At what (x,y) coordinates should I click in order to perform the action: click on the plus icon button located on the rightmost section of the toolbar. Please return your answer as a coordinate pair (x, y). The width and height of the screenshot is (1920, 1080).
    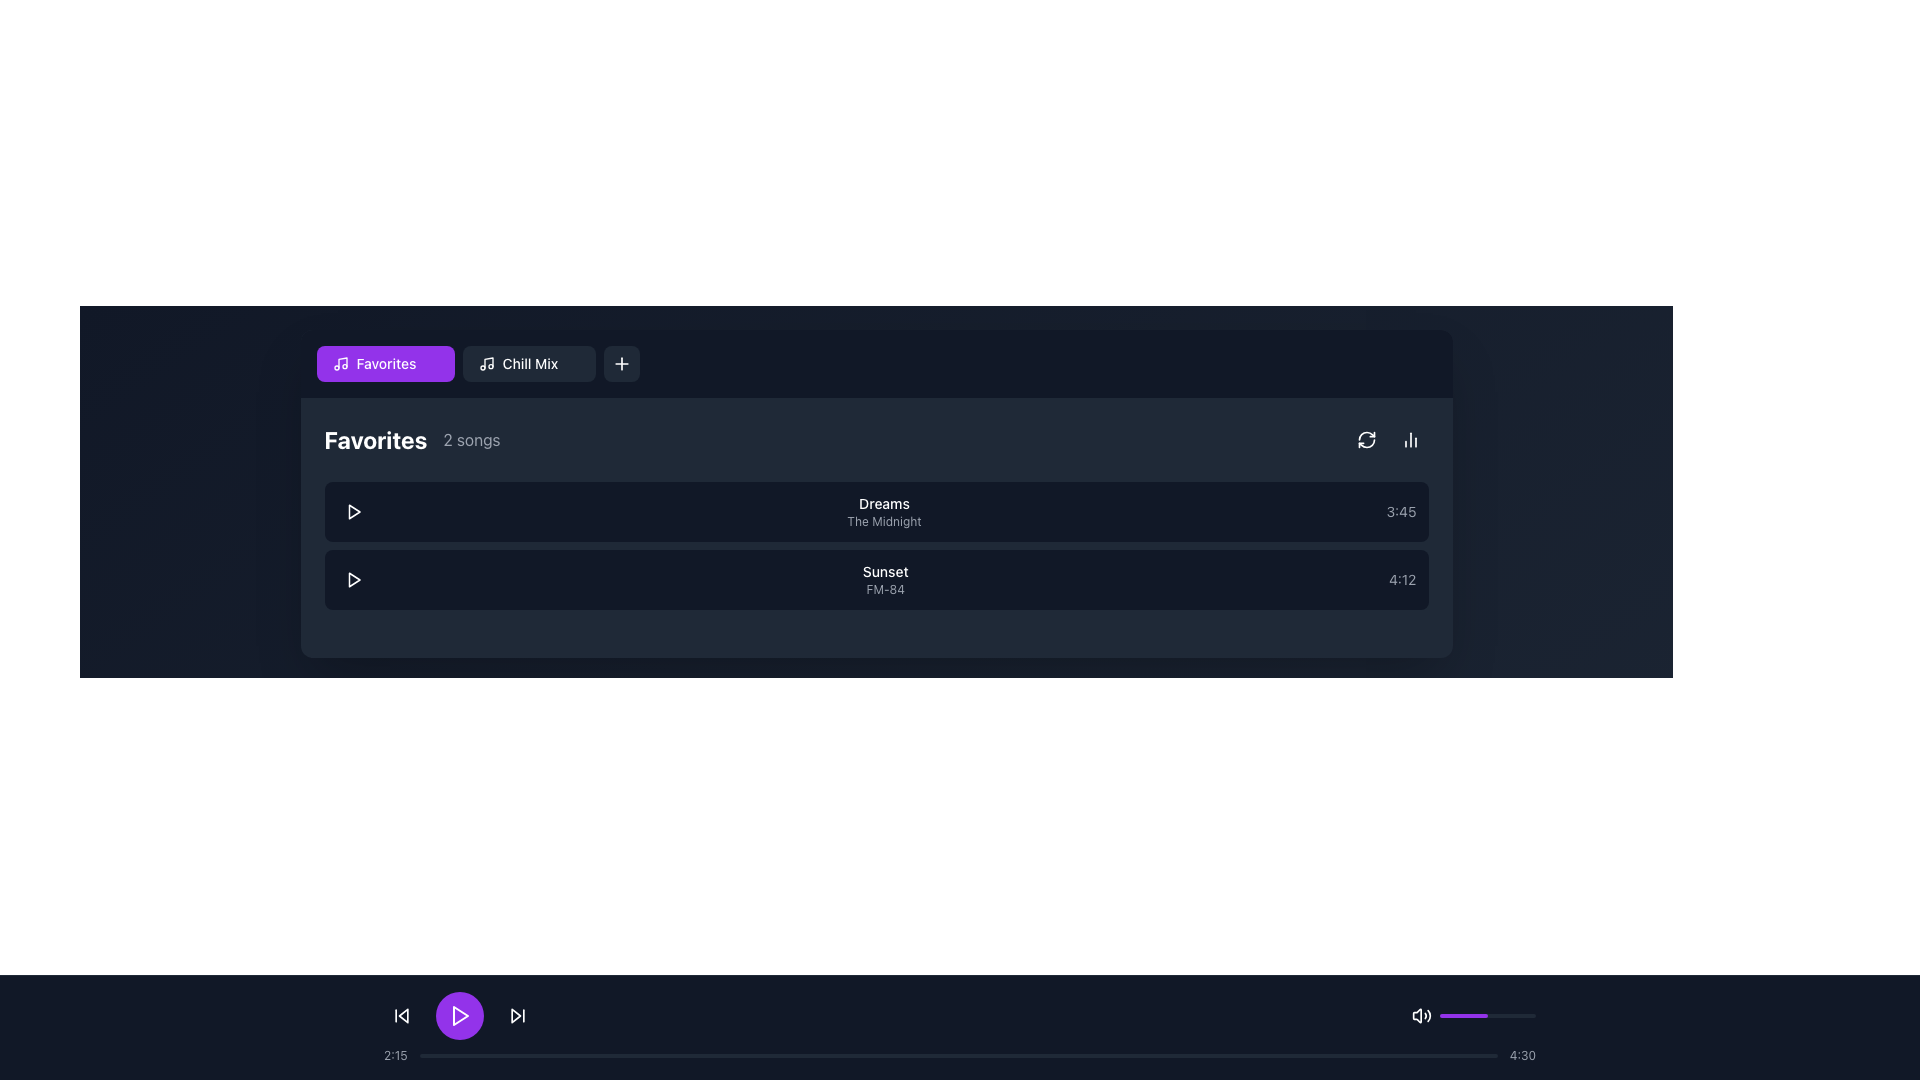
    Looking at the image, I should click on (621, 363).